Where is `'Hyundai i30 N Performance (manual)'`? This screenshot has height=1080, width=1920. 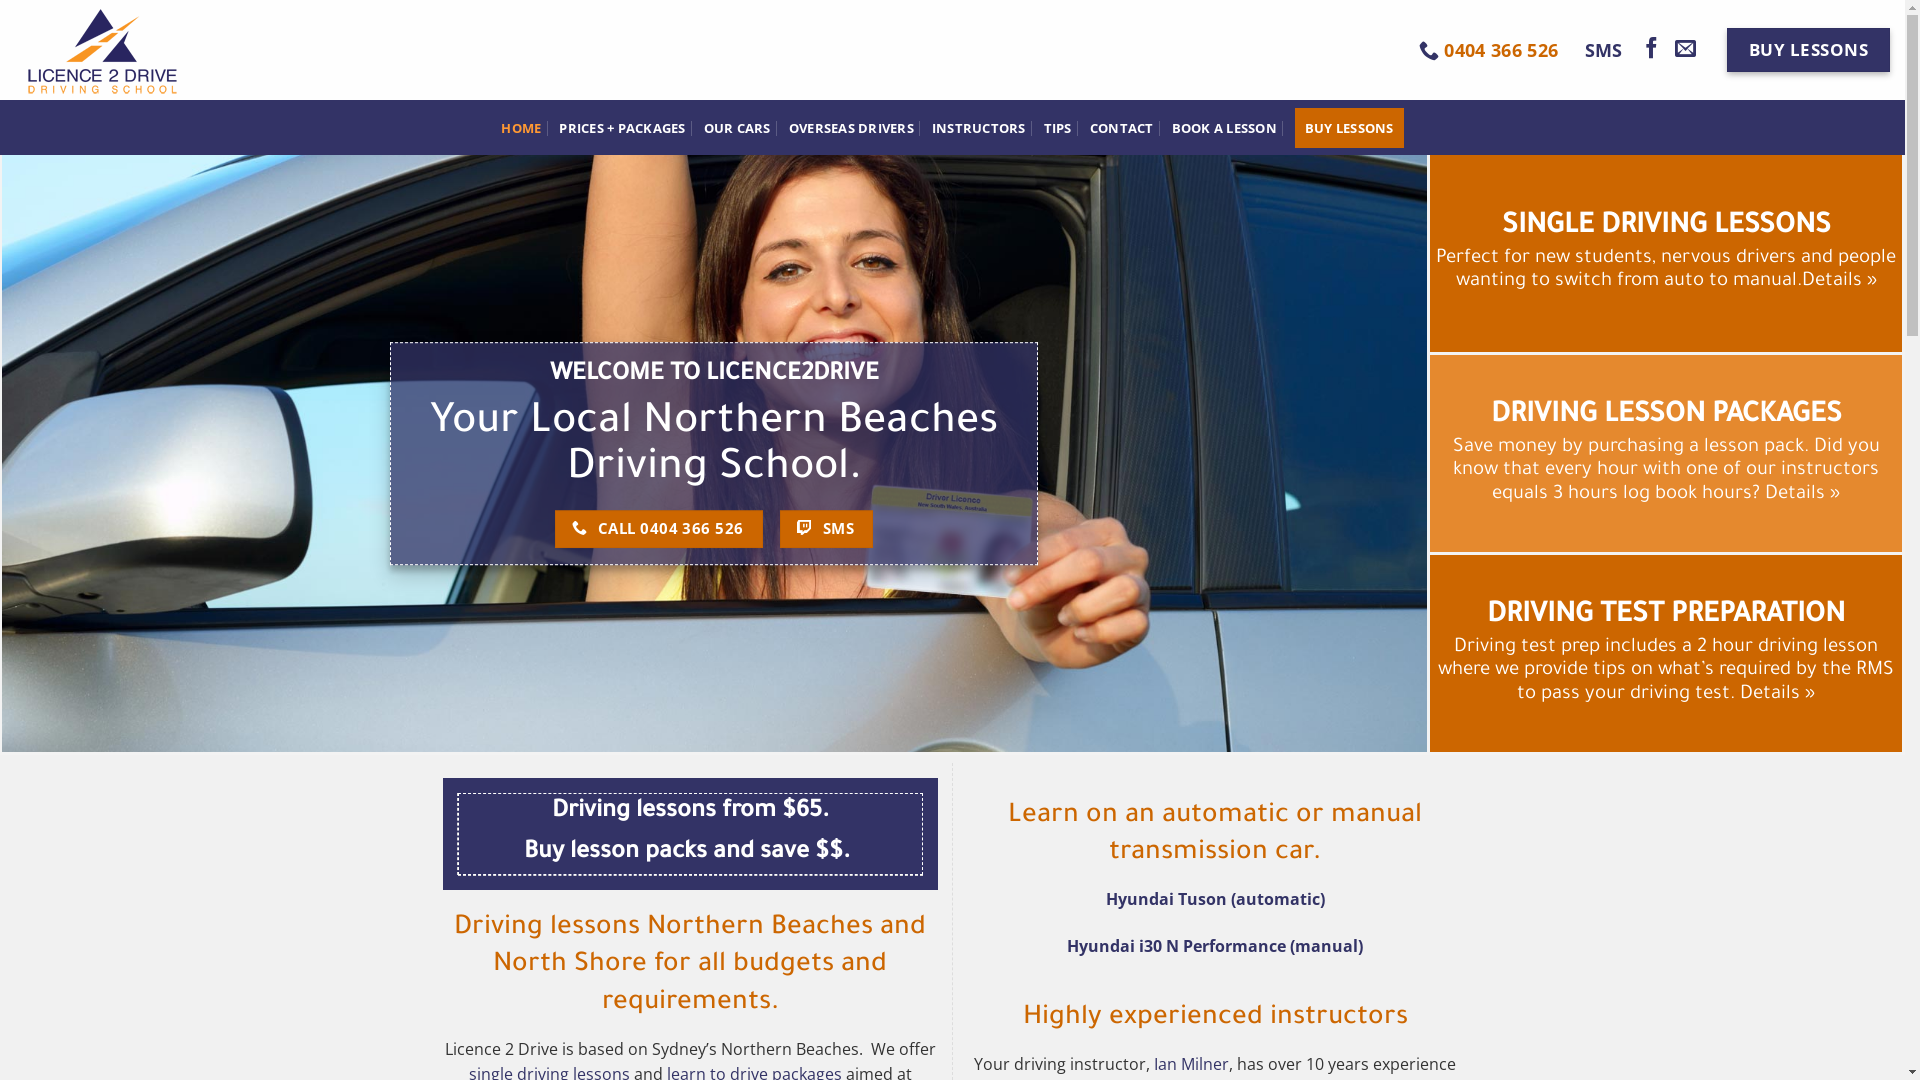
'Hyundai i30 N Performance (manual)' is located at coordinates (1213, 945).